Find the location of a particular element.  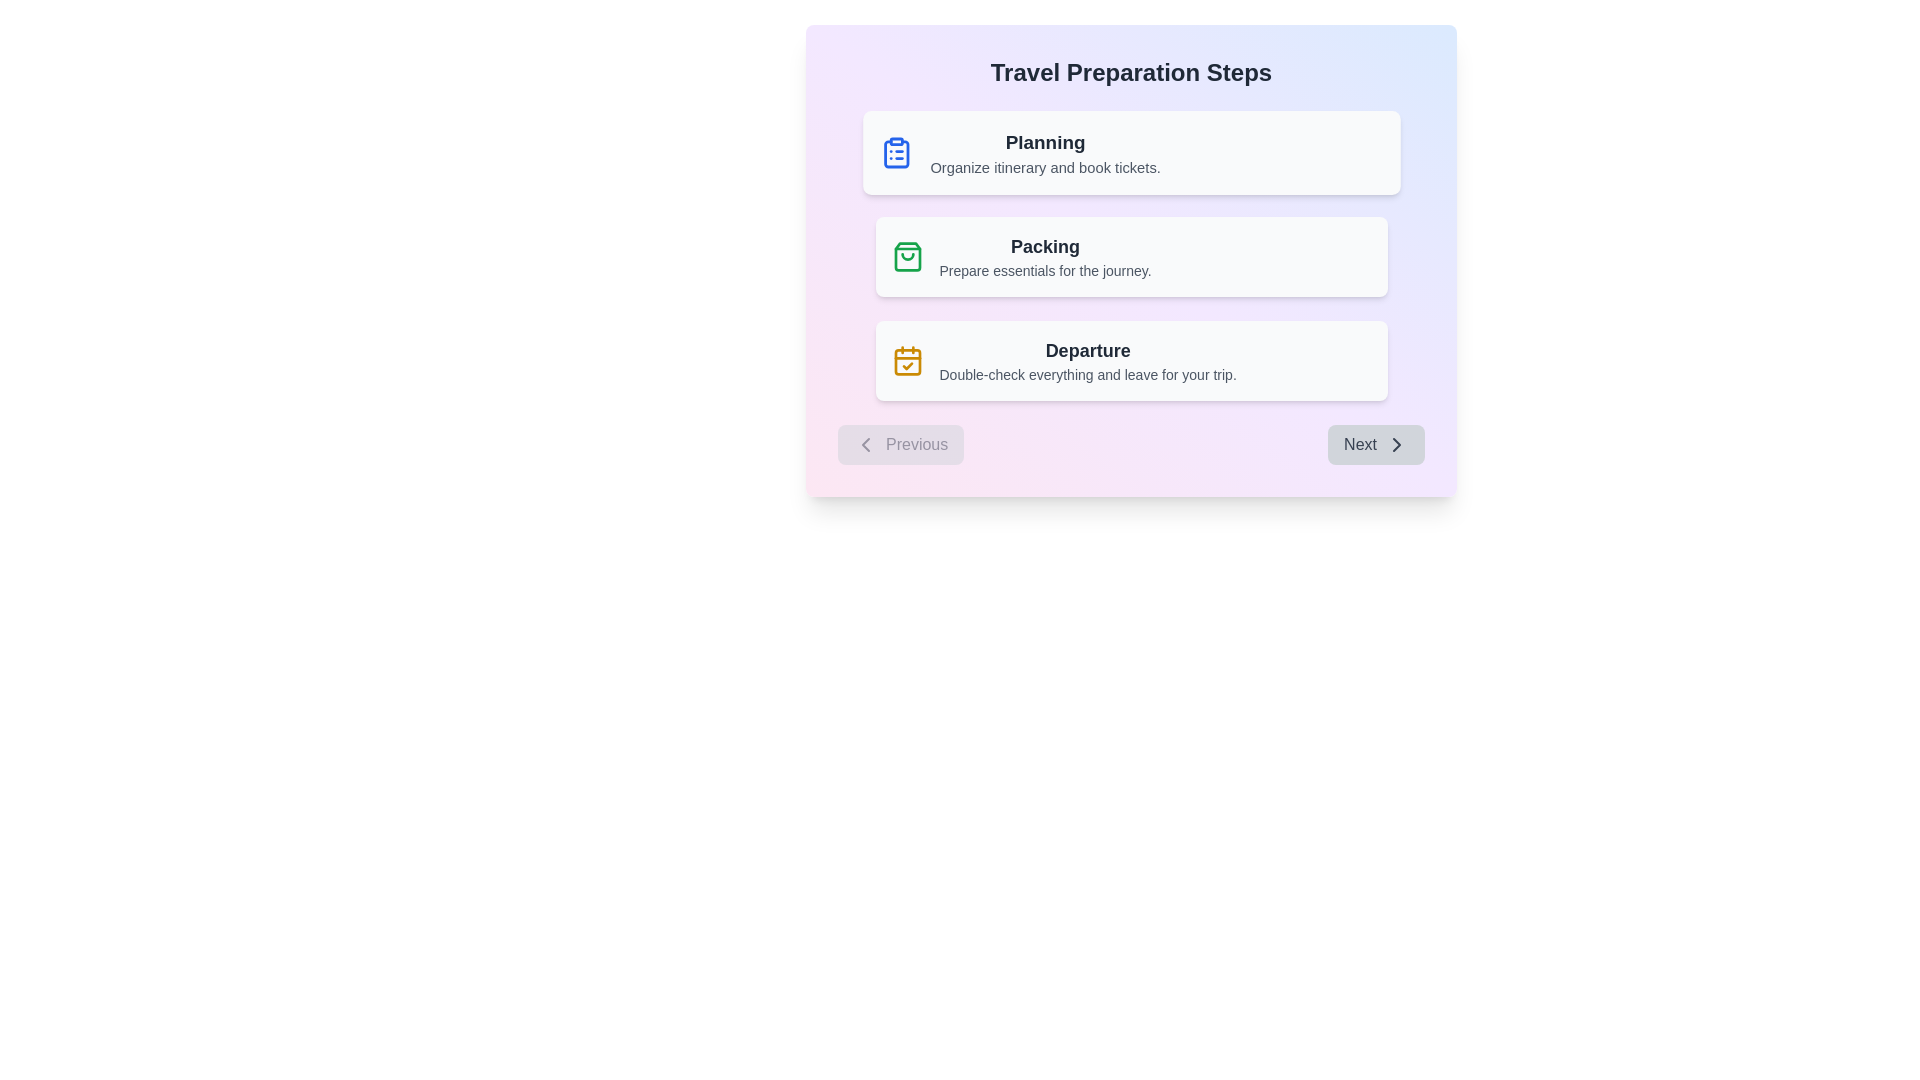

text content of the title element located above the subtitle 'Prepare essentials for the journey' in the middle card of the layout is located at coordinates (1044, 245).